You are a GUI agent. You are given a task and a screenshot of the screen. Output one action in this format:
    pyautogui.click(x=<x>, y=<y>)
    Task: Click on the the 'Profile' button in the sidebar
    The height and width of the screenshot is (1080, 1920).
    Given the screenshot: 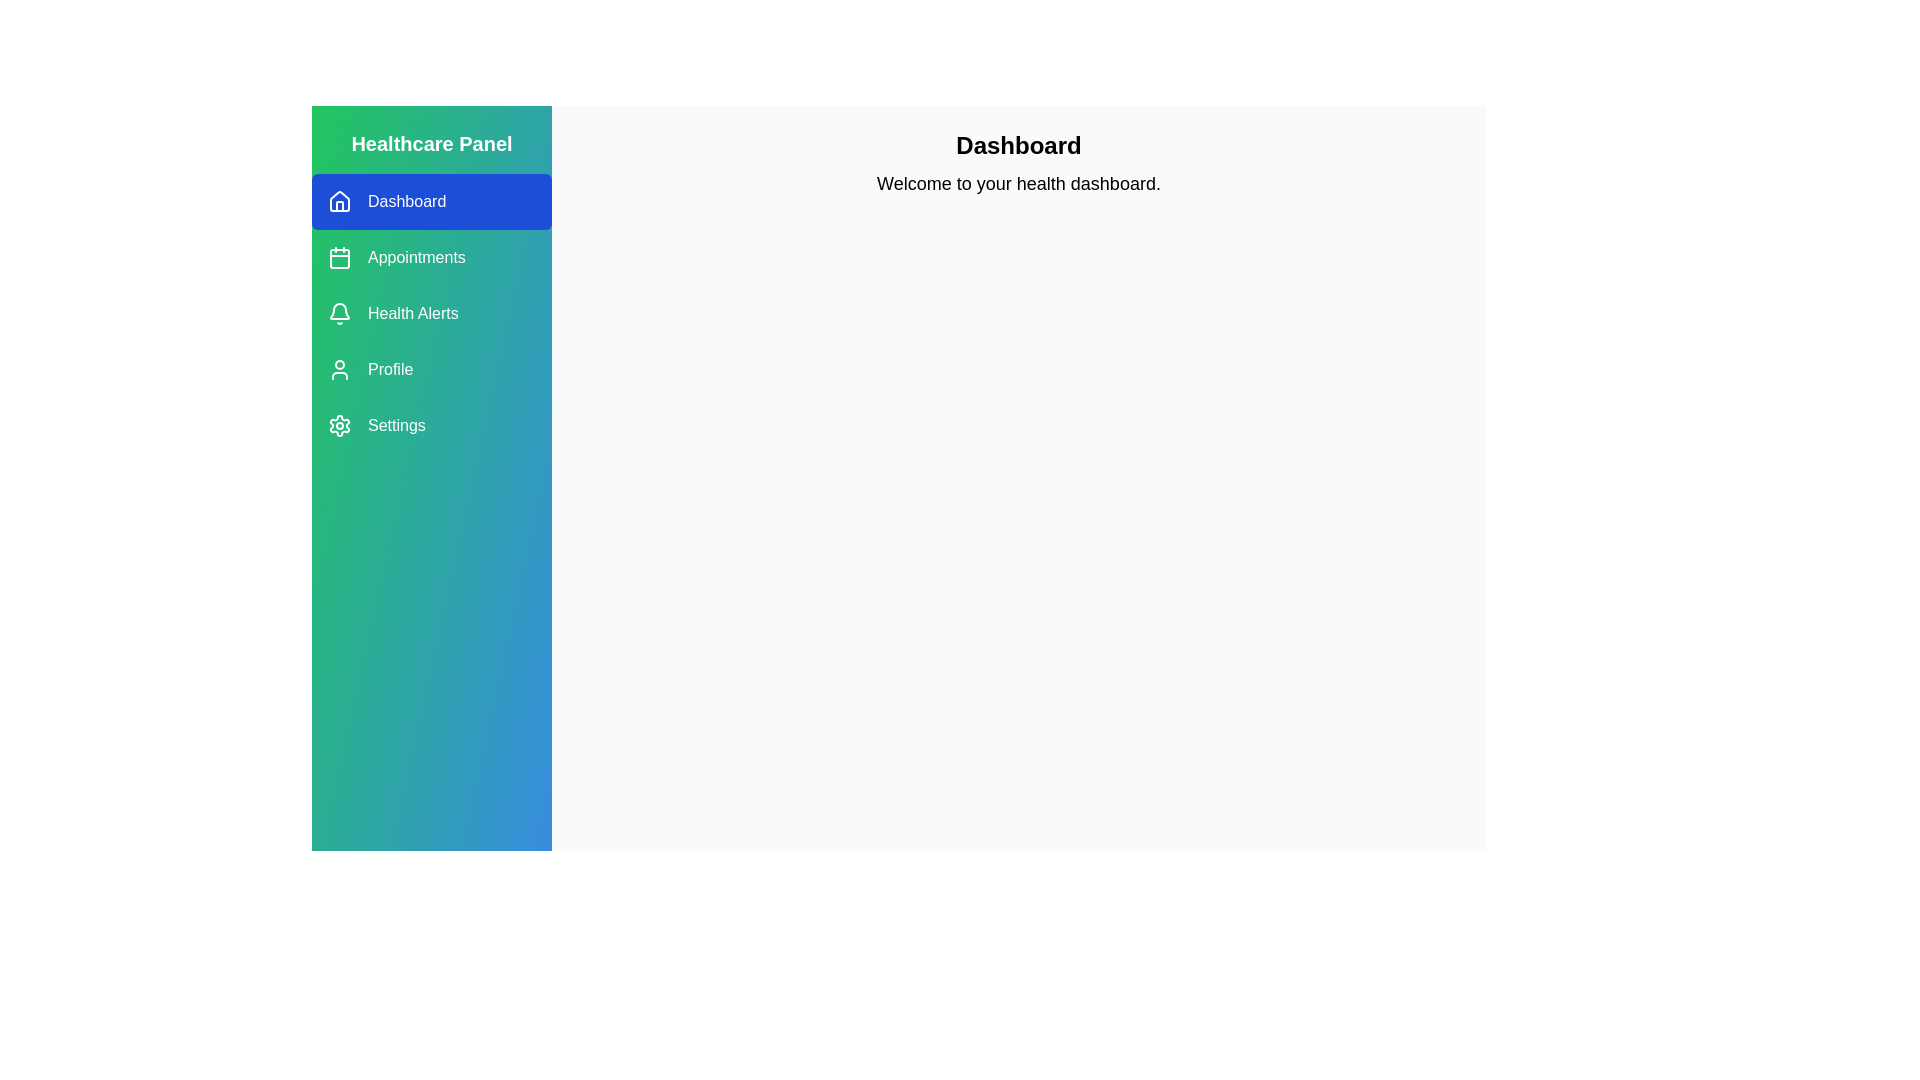 What is the action you would take?
    pyautogui.click(x=431, y=370)
    